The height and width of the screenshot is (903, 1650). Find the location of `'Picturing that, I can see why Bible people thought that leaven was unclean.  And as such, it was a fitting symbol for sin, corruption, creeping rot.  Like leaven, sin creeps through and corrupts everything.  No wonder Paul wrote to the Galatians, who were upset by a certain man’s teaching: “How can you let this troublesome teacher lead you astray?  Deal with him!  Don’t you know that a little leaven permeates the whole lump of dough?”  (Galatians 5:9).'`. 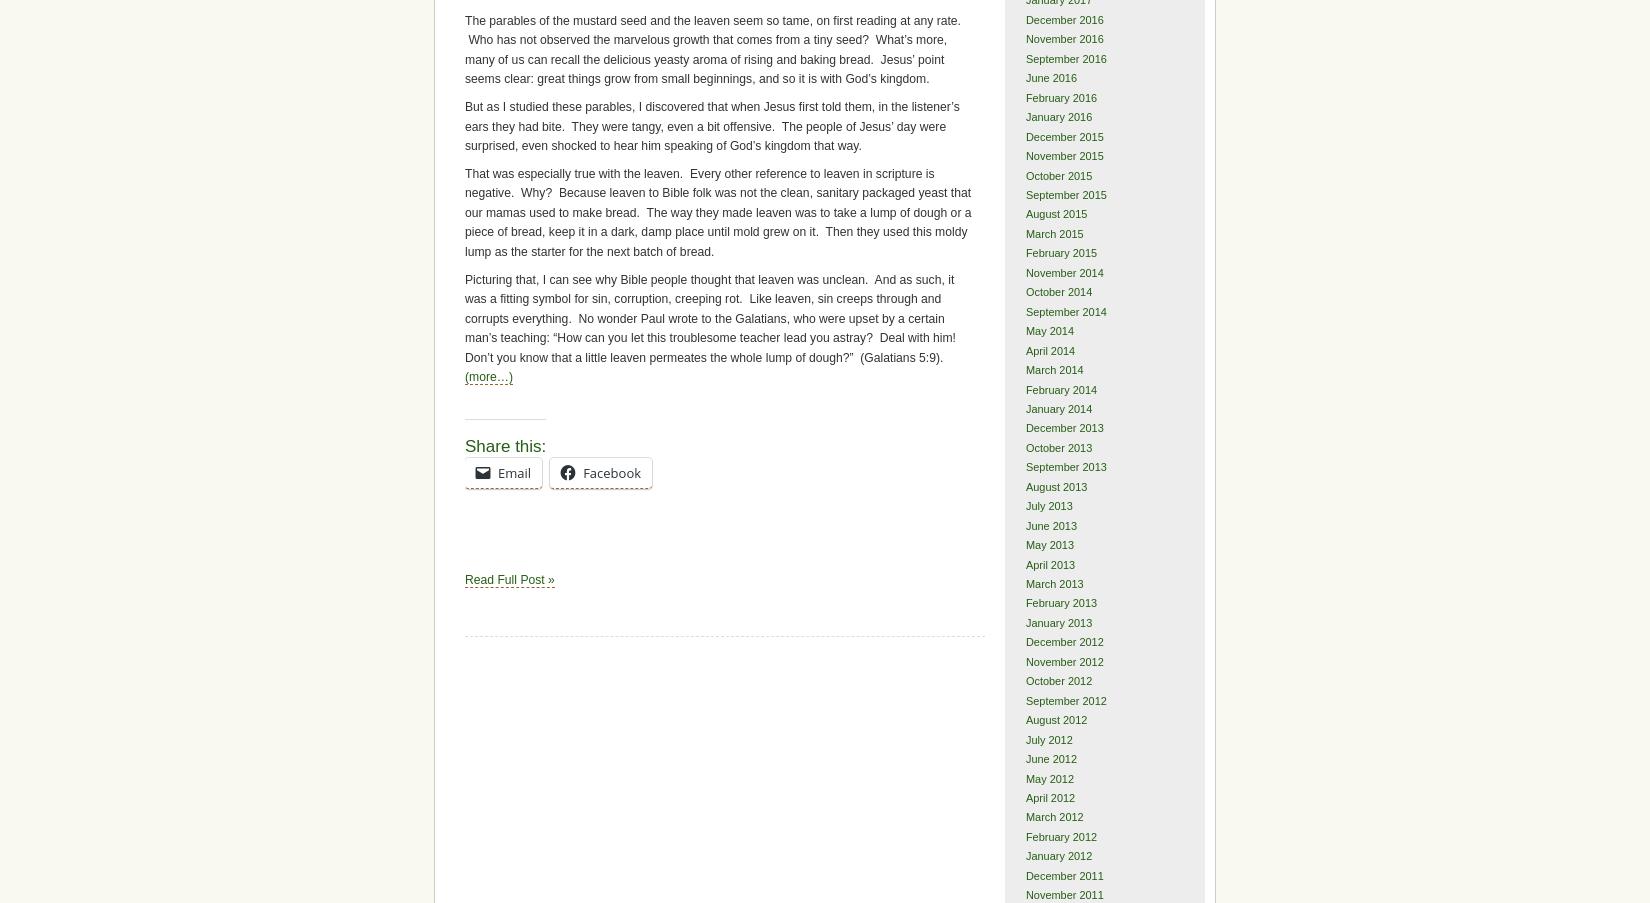

'Picturing that, I can see why Bible people thought that leaven was unclean.  And as such, it was a fitting symbol for sin, corruption, creeping rot.  Like leaven, sin creeps through and corrupts everything.  No wonder Paul wrote to the Galatians, who were upset by a certain man’s teaching: “How can you let this troublesome teacher lead you astray?  Deal with him!  Don’t you know that a little leaven permeates the whole lump of dough?”  (Galatians 5:9).' is located at coordinates (710, 317).